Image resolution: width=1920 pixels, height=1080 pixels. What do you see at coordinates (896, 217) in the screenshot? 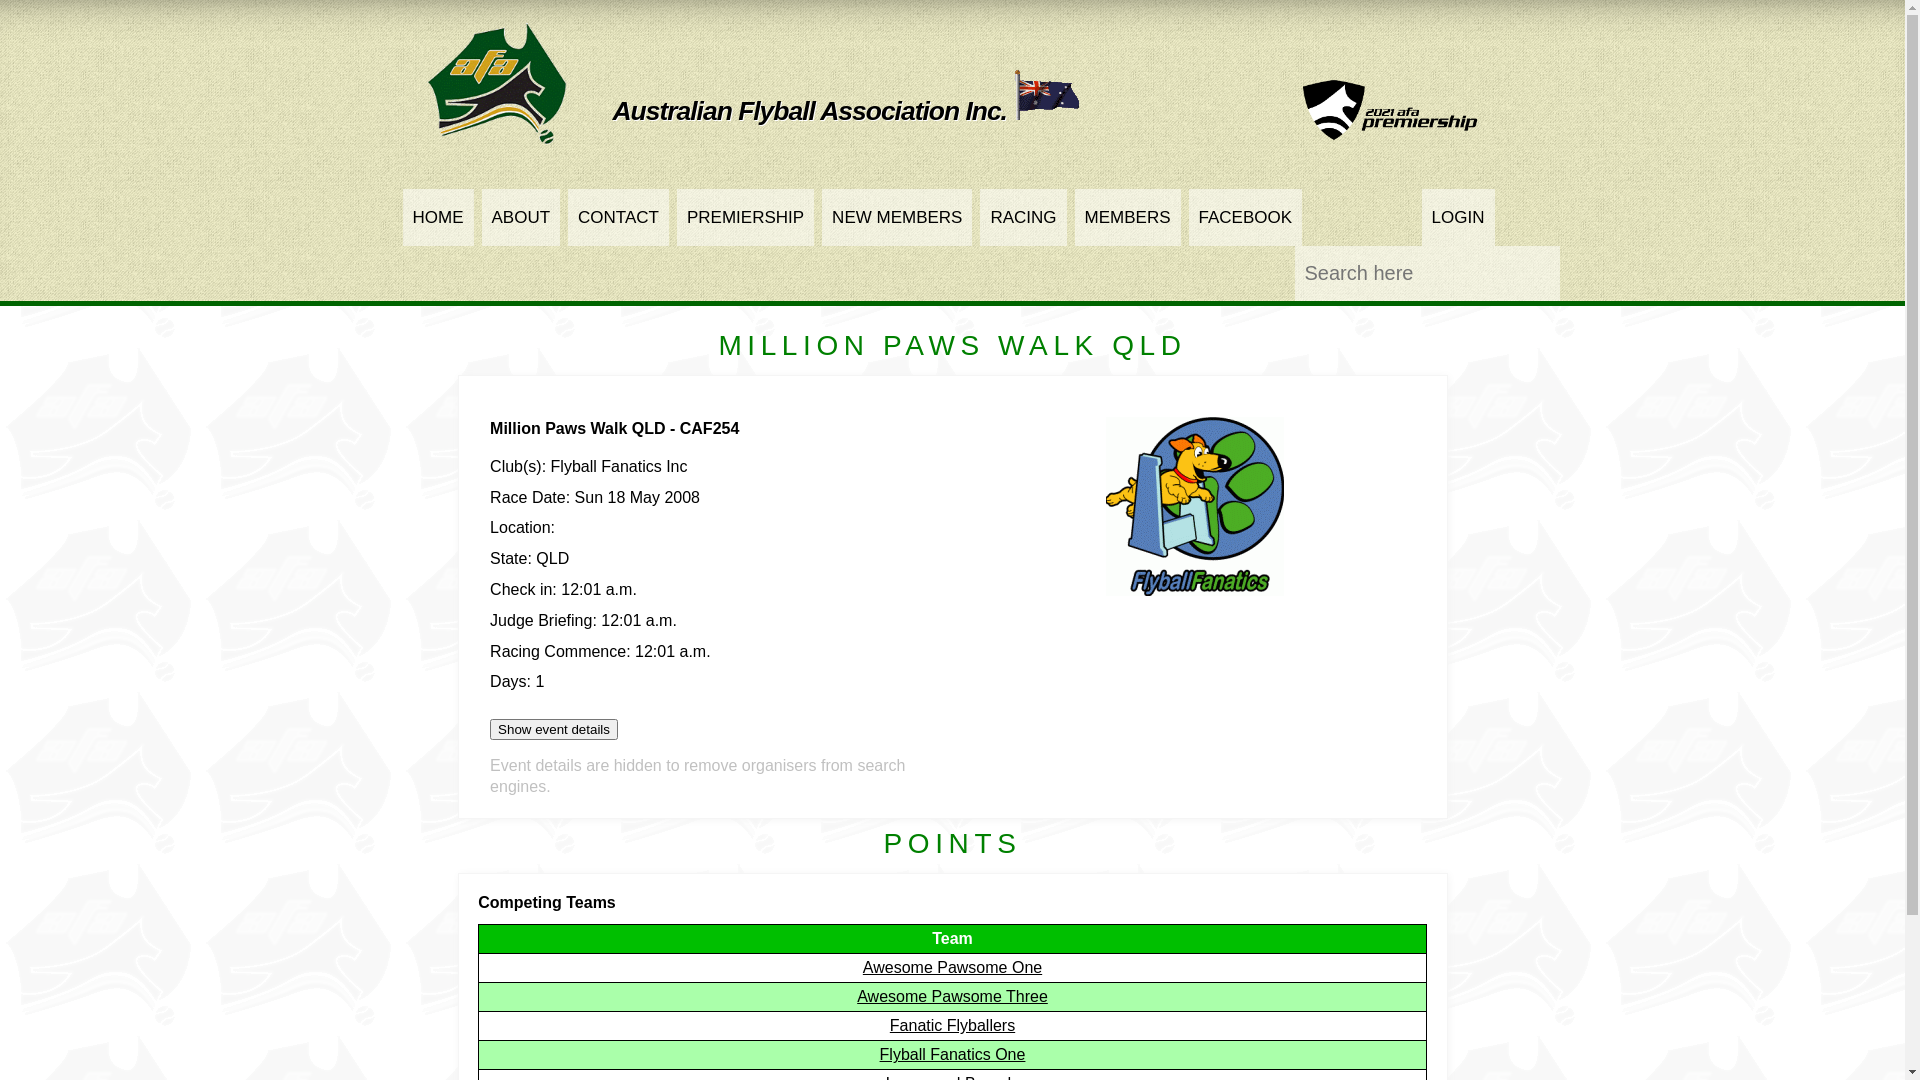
I see `'NEW MEMBERS'` at bounding box center [896, 217].